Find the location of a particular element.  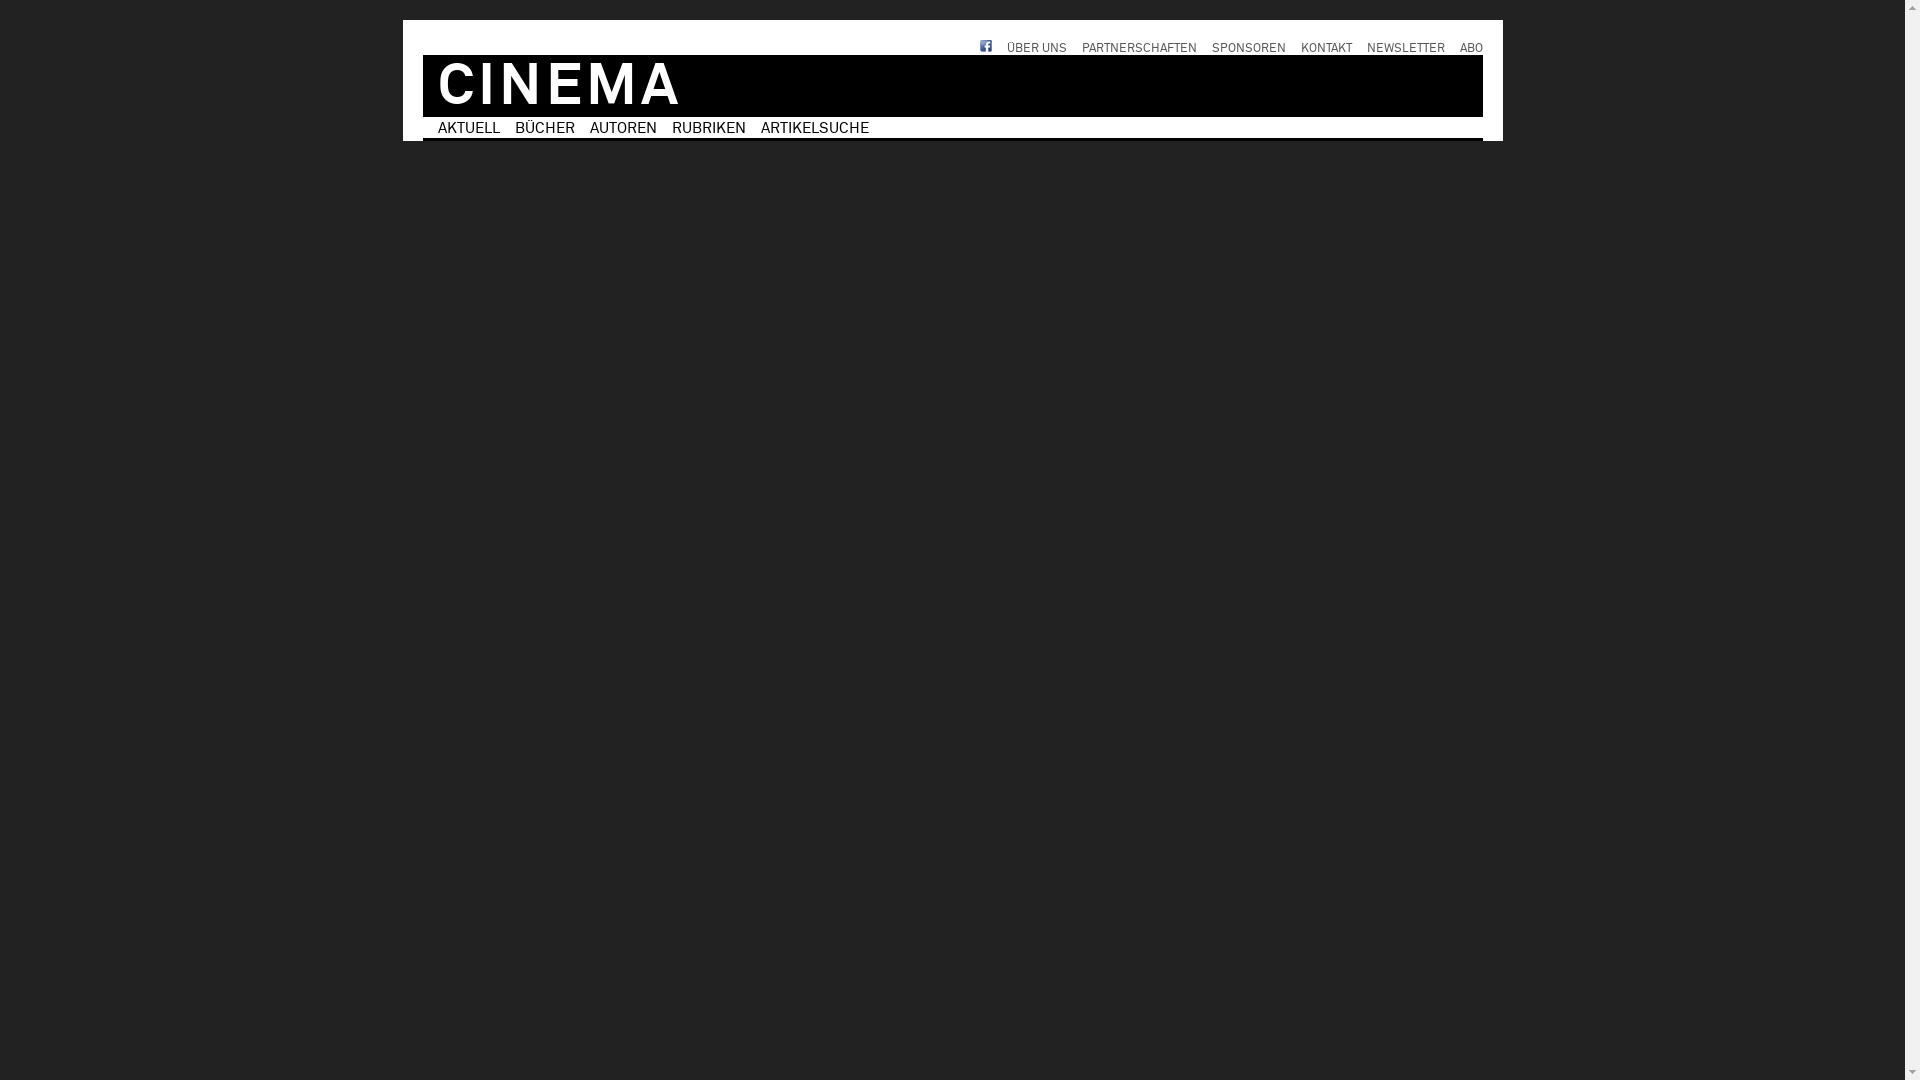

'AKTUELL' is located at coordinates (468, 128).